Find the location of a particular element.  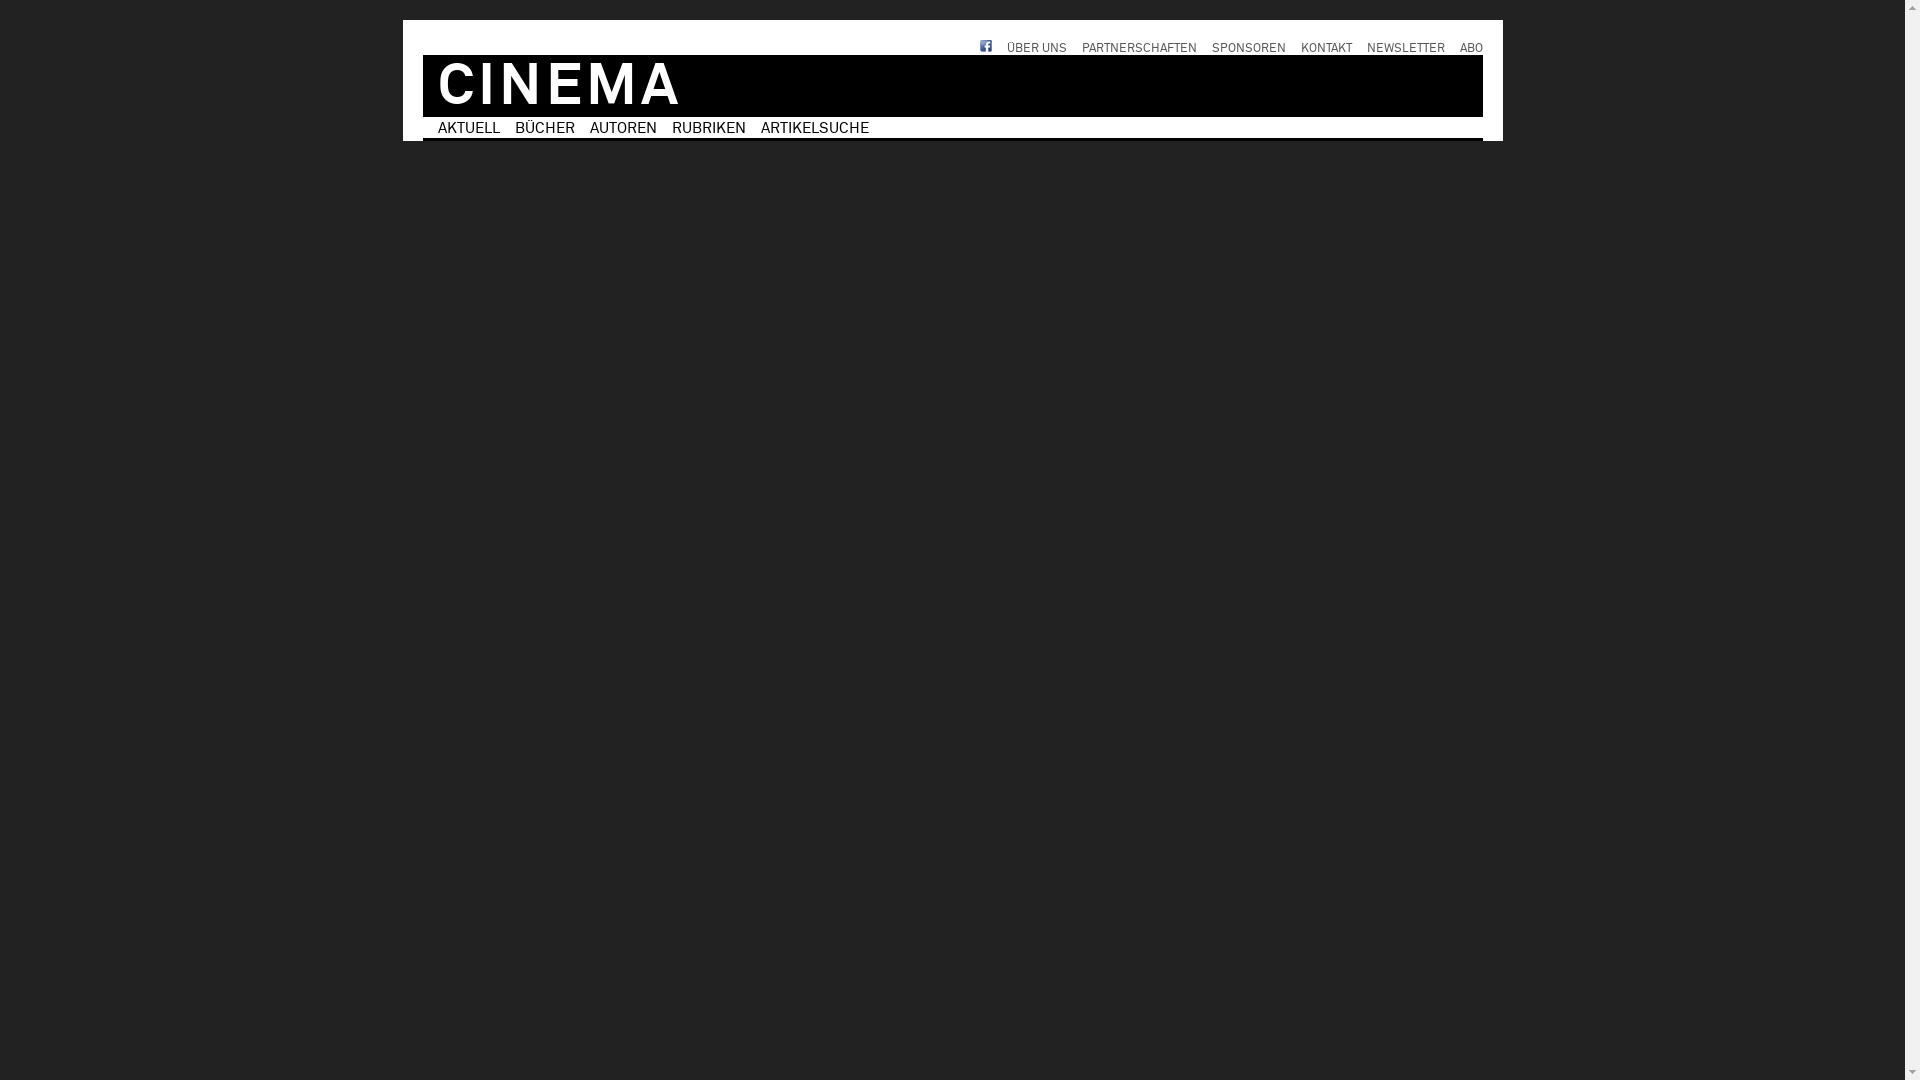

'AKTUELL' is located at coordinates (468, 128).